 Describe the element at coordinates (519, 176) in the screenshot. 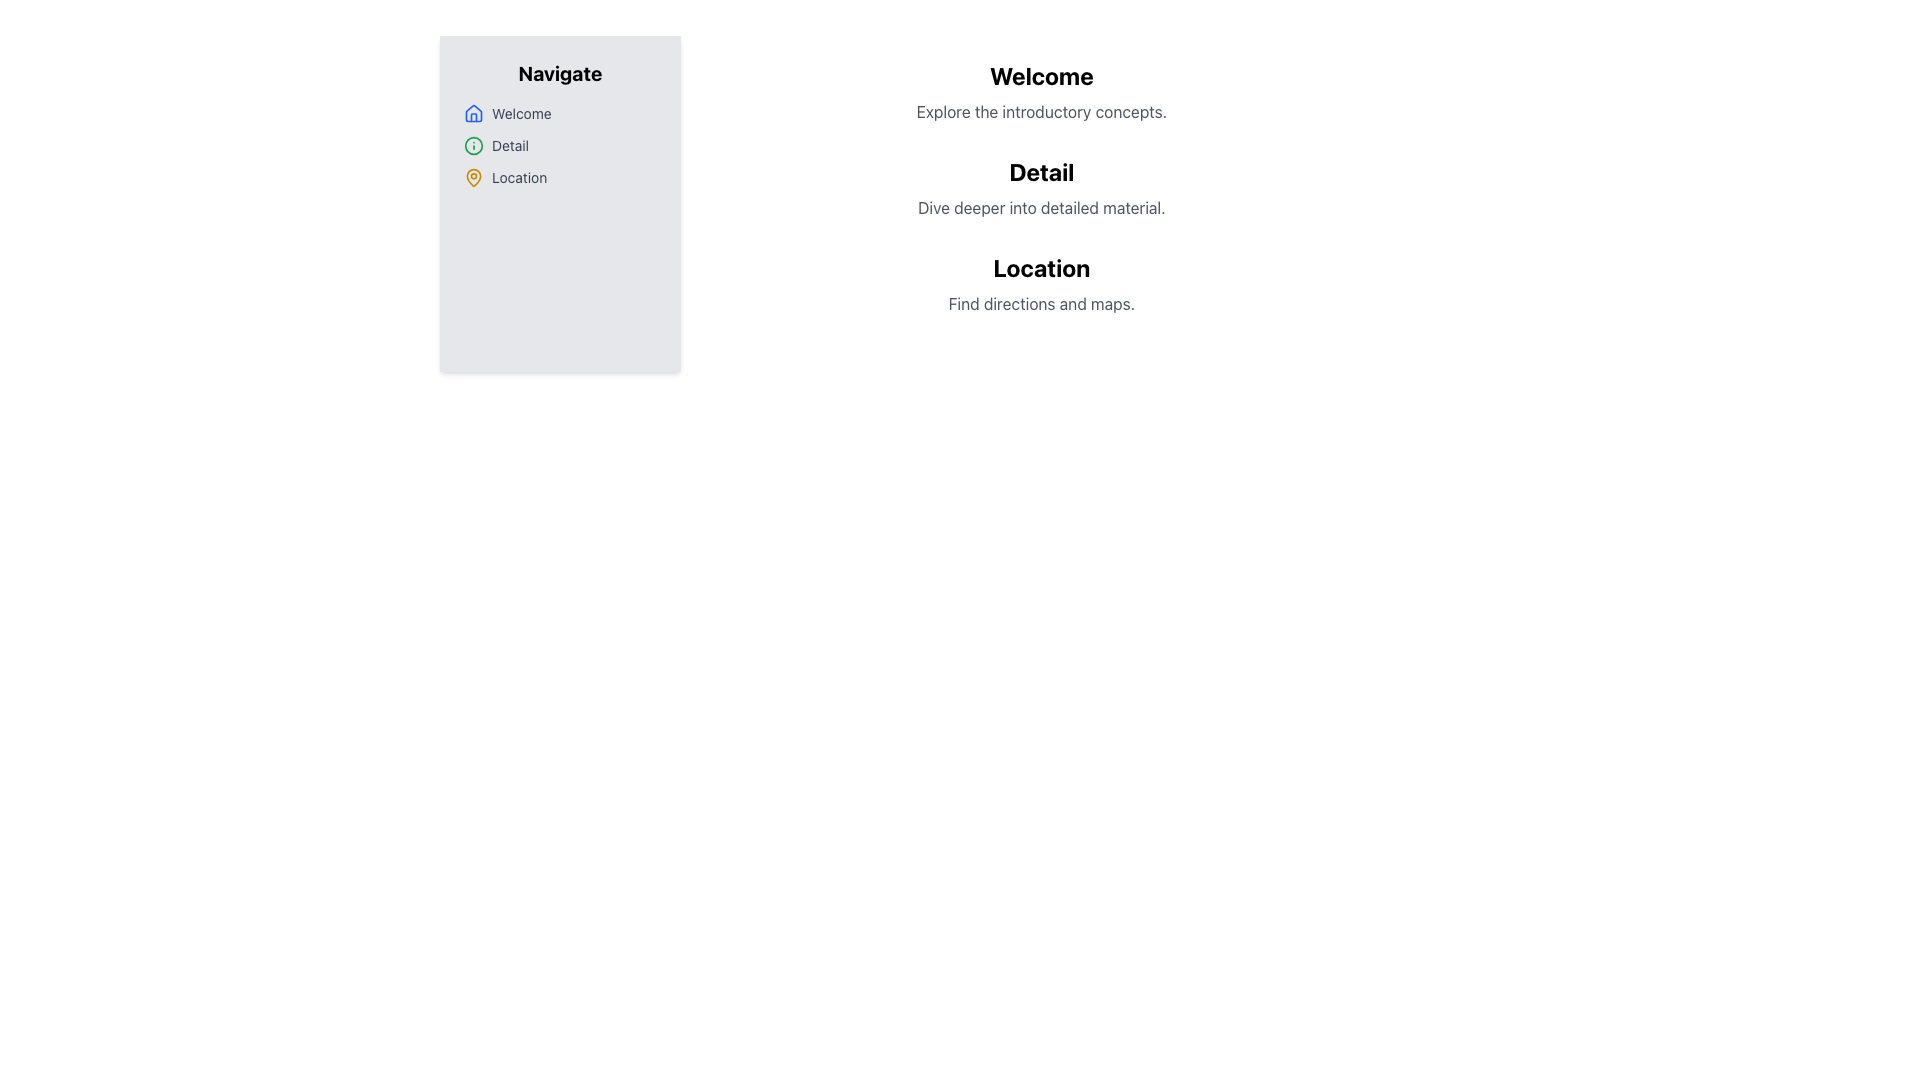

I see `the 'Location' text label within the navigational list` at that location.